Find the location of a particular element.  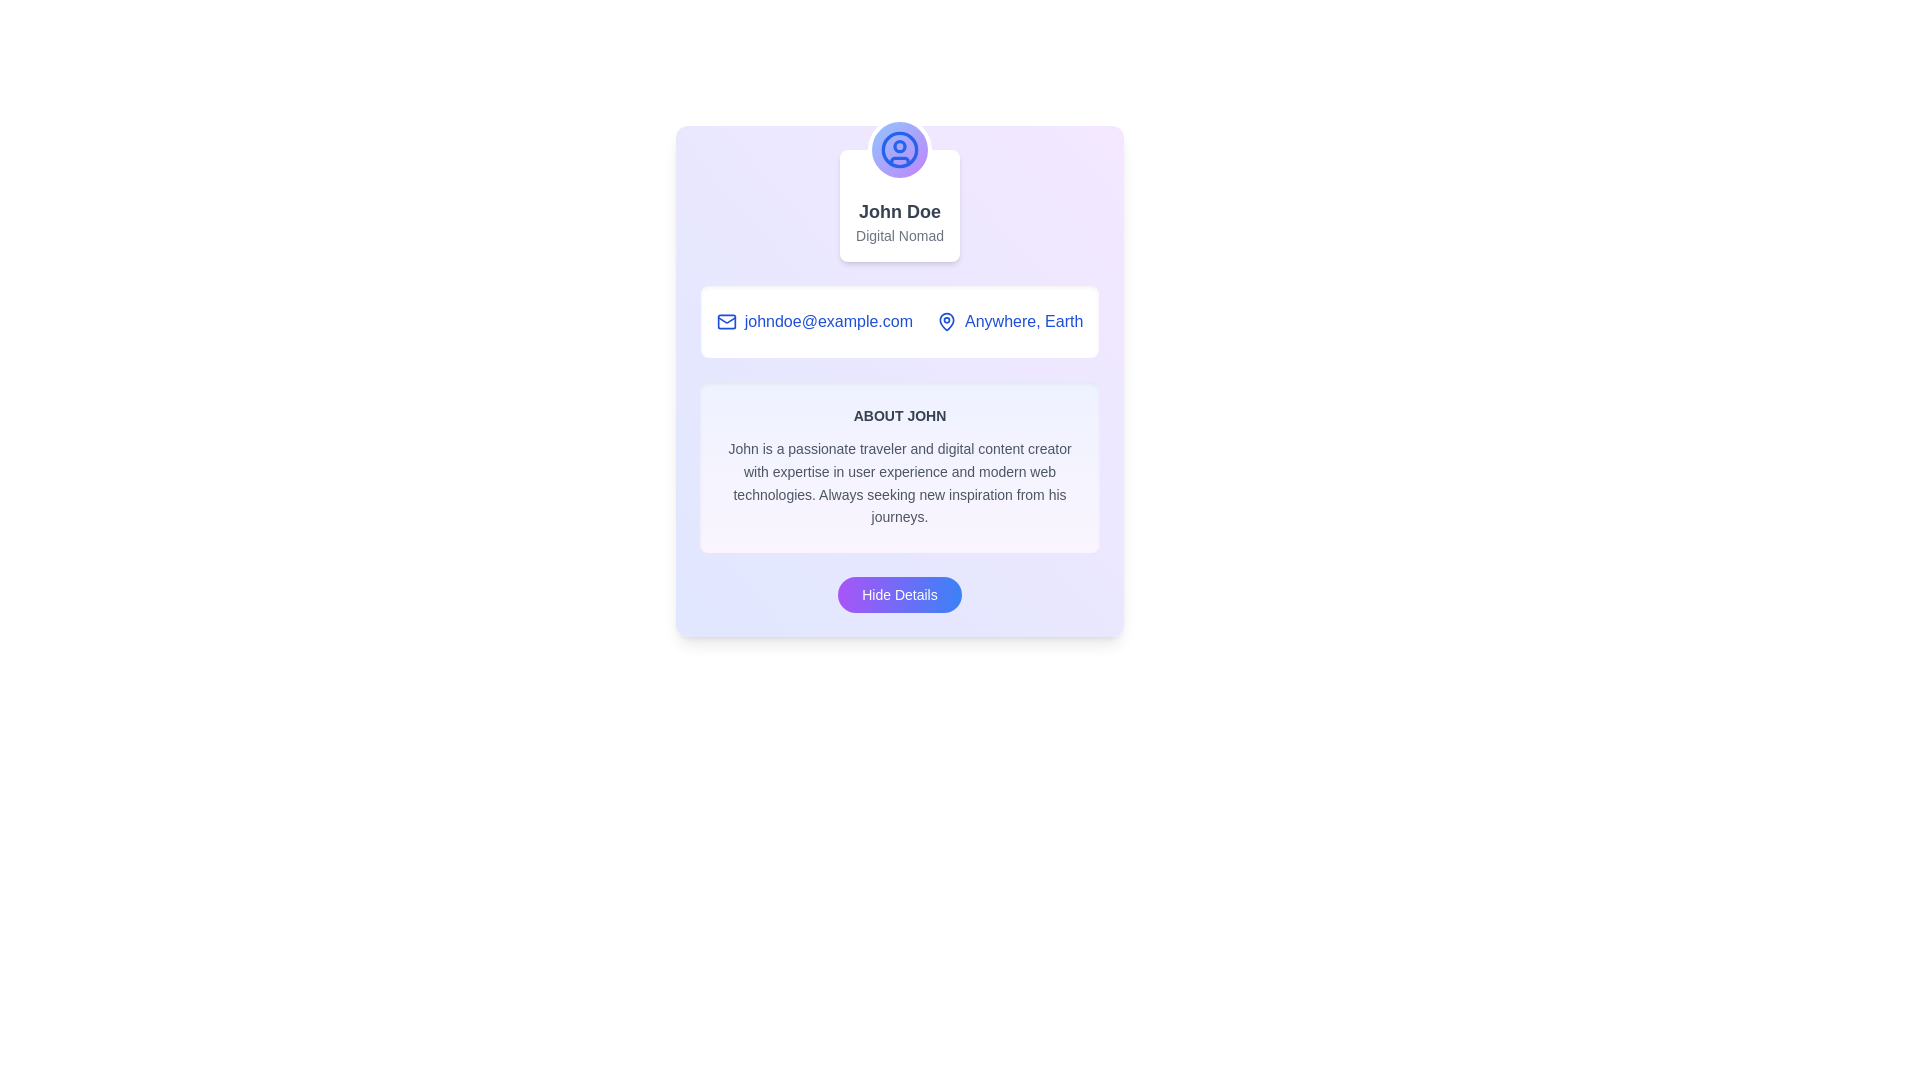

the circular graphical element that forms the base of the user avatar icon, positioned centrally above the user's name 'John Doe' in the card layout is located at coordinates (899, 149).